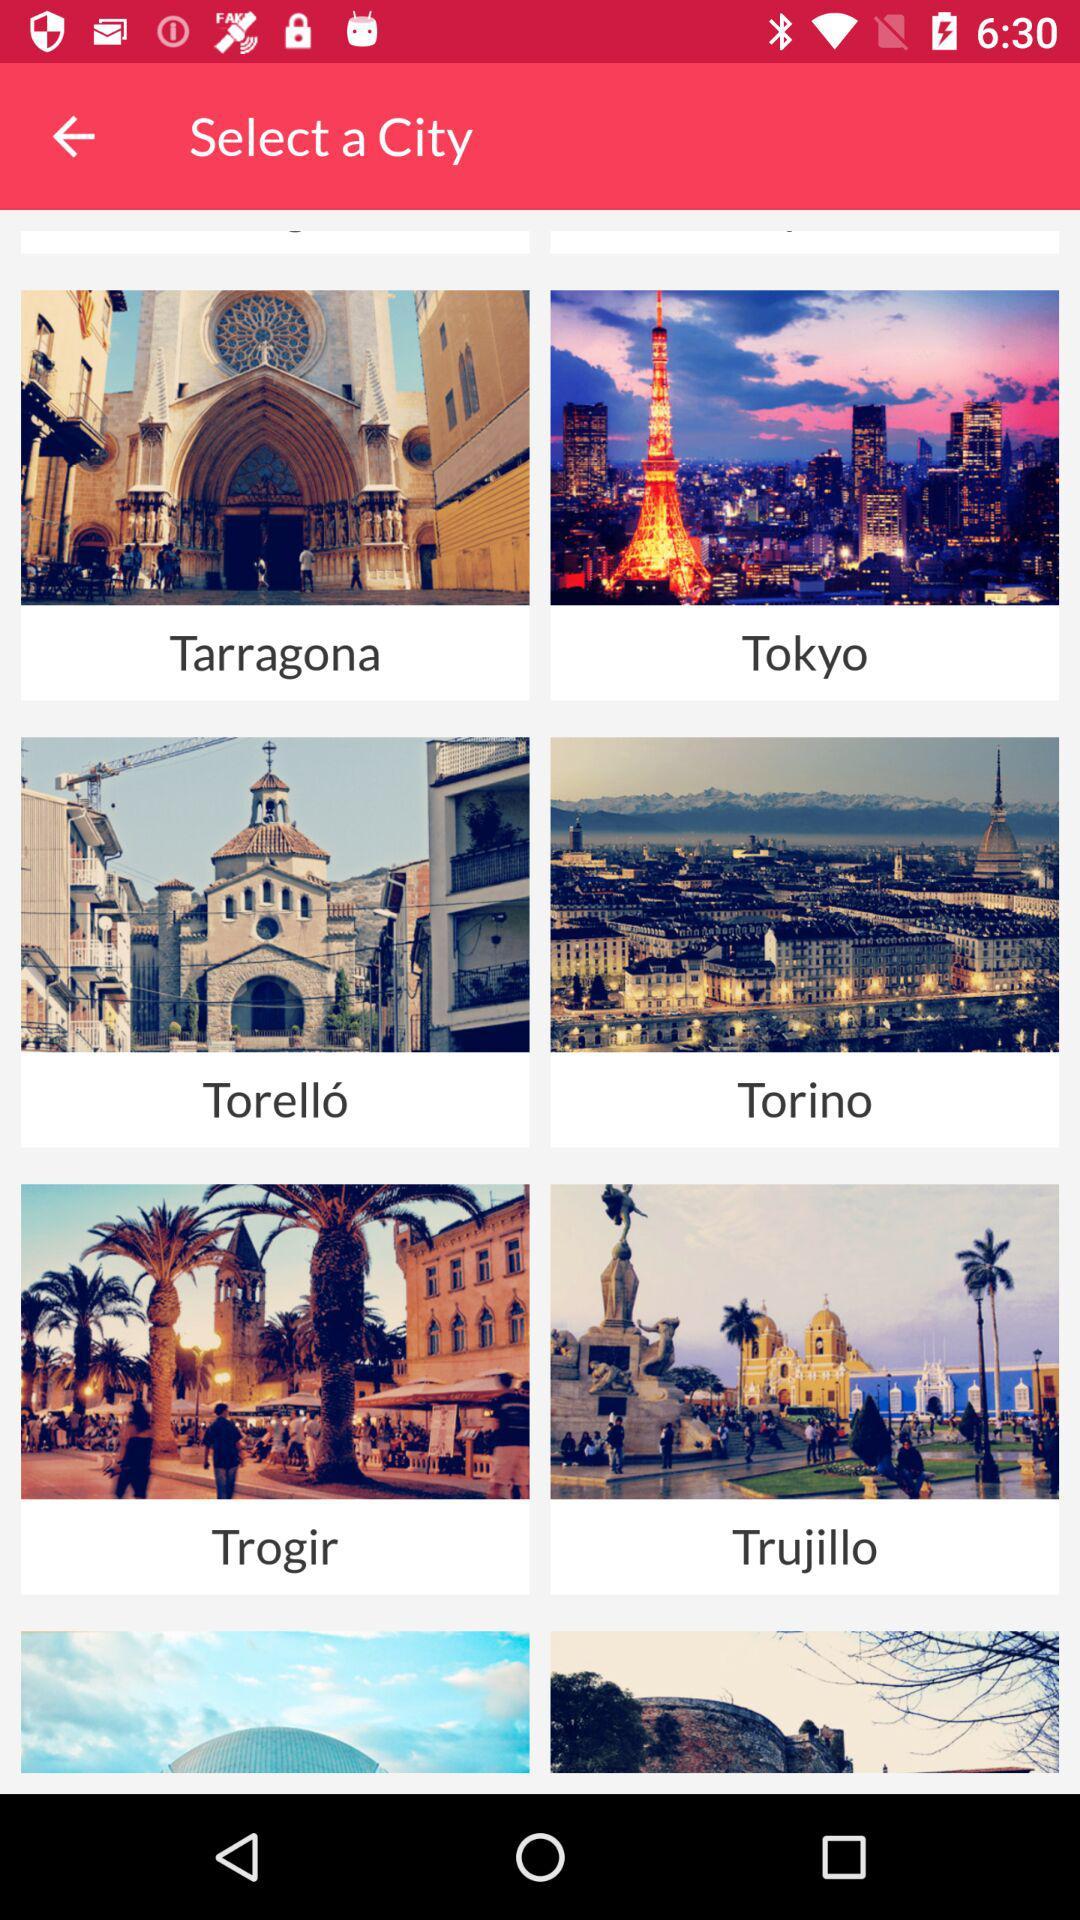  Describe the element at coordinates (72, 135) in the screenshot. I see `item next to select a city` at that location.